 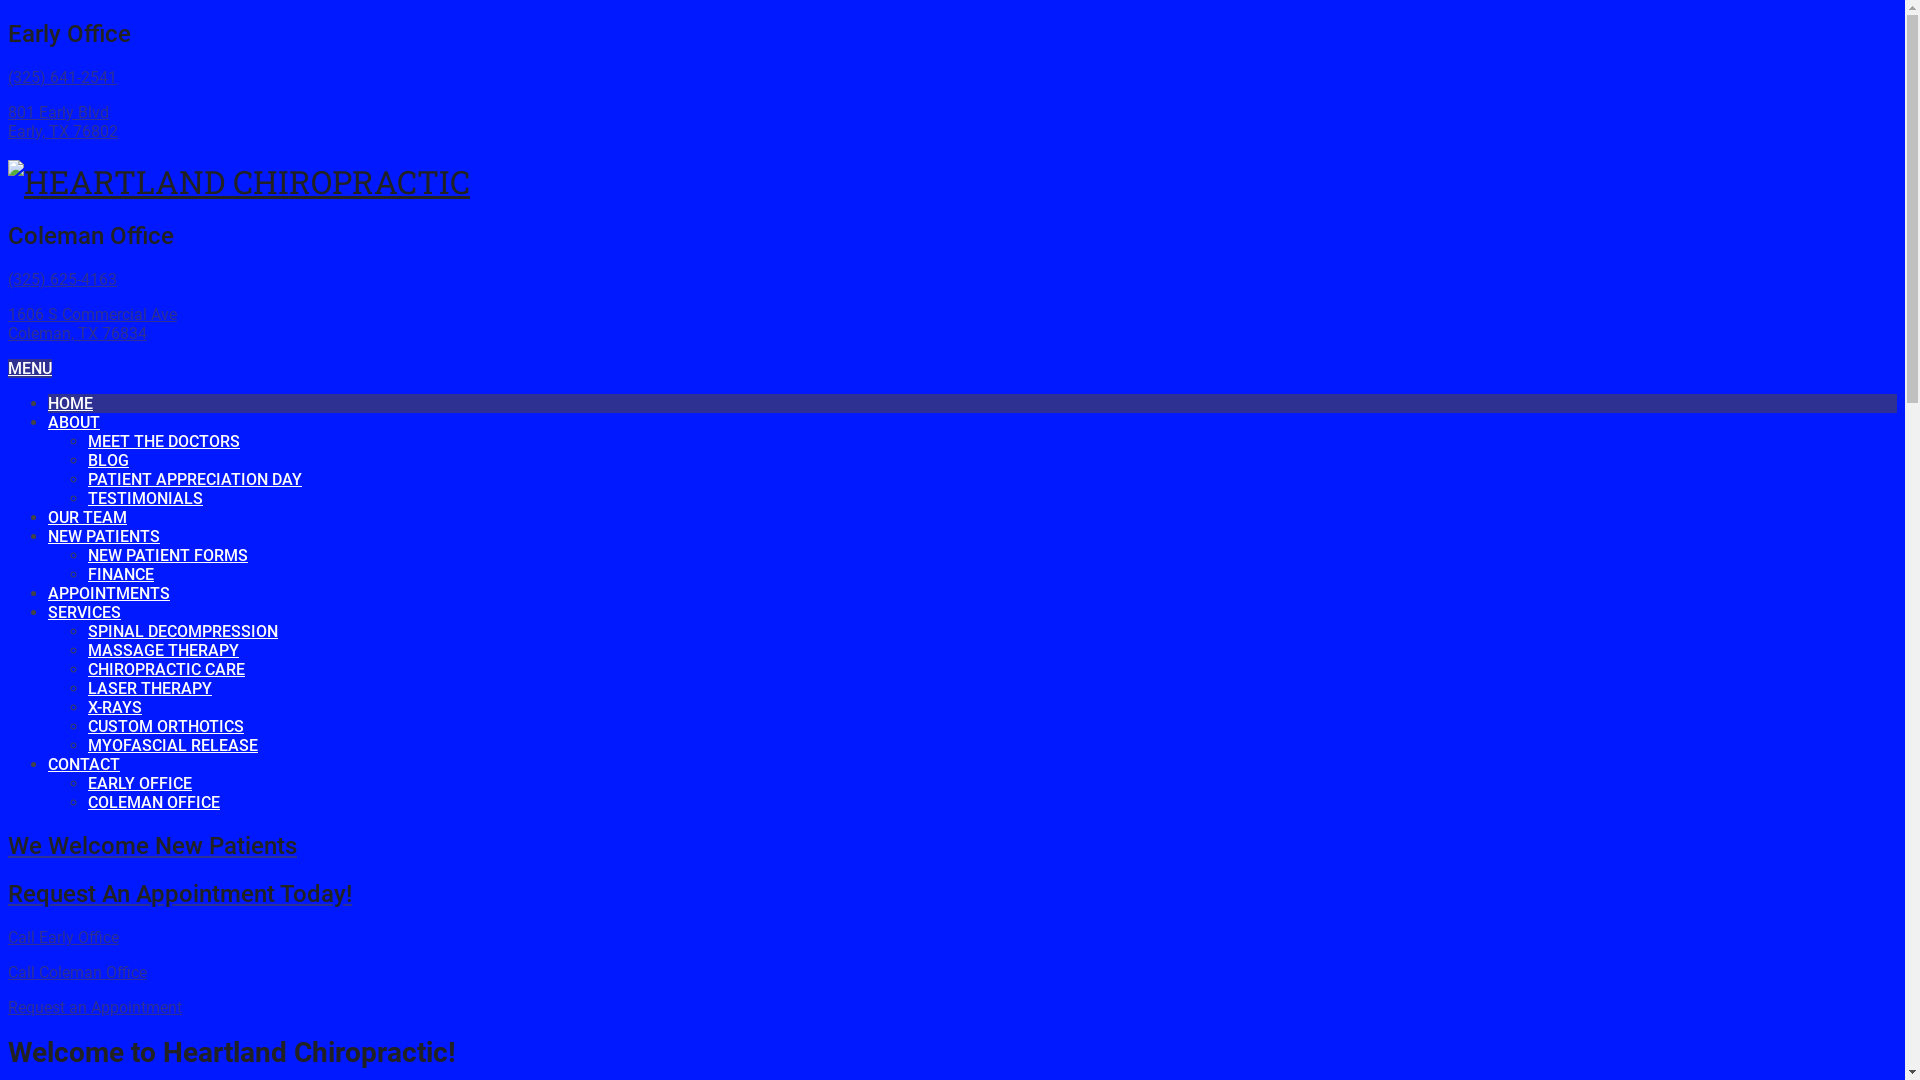 I want to click on 'COLEMAN OFFICE', so click(x=152, y=801).